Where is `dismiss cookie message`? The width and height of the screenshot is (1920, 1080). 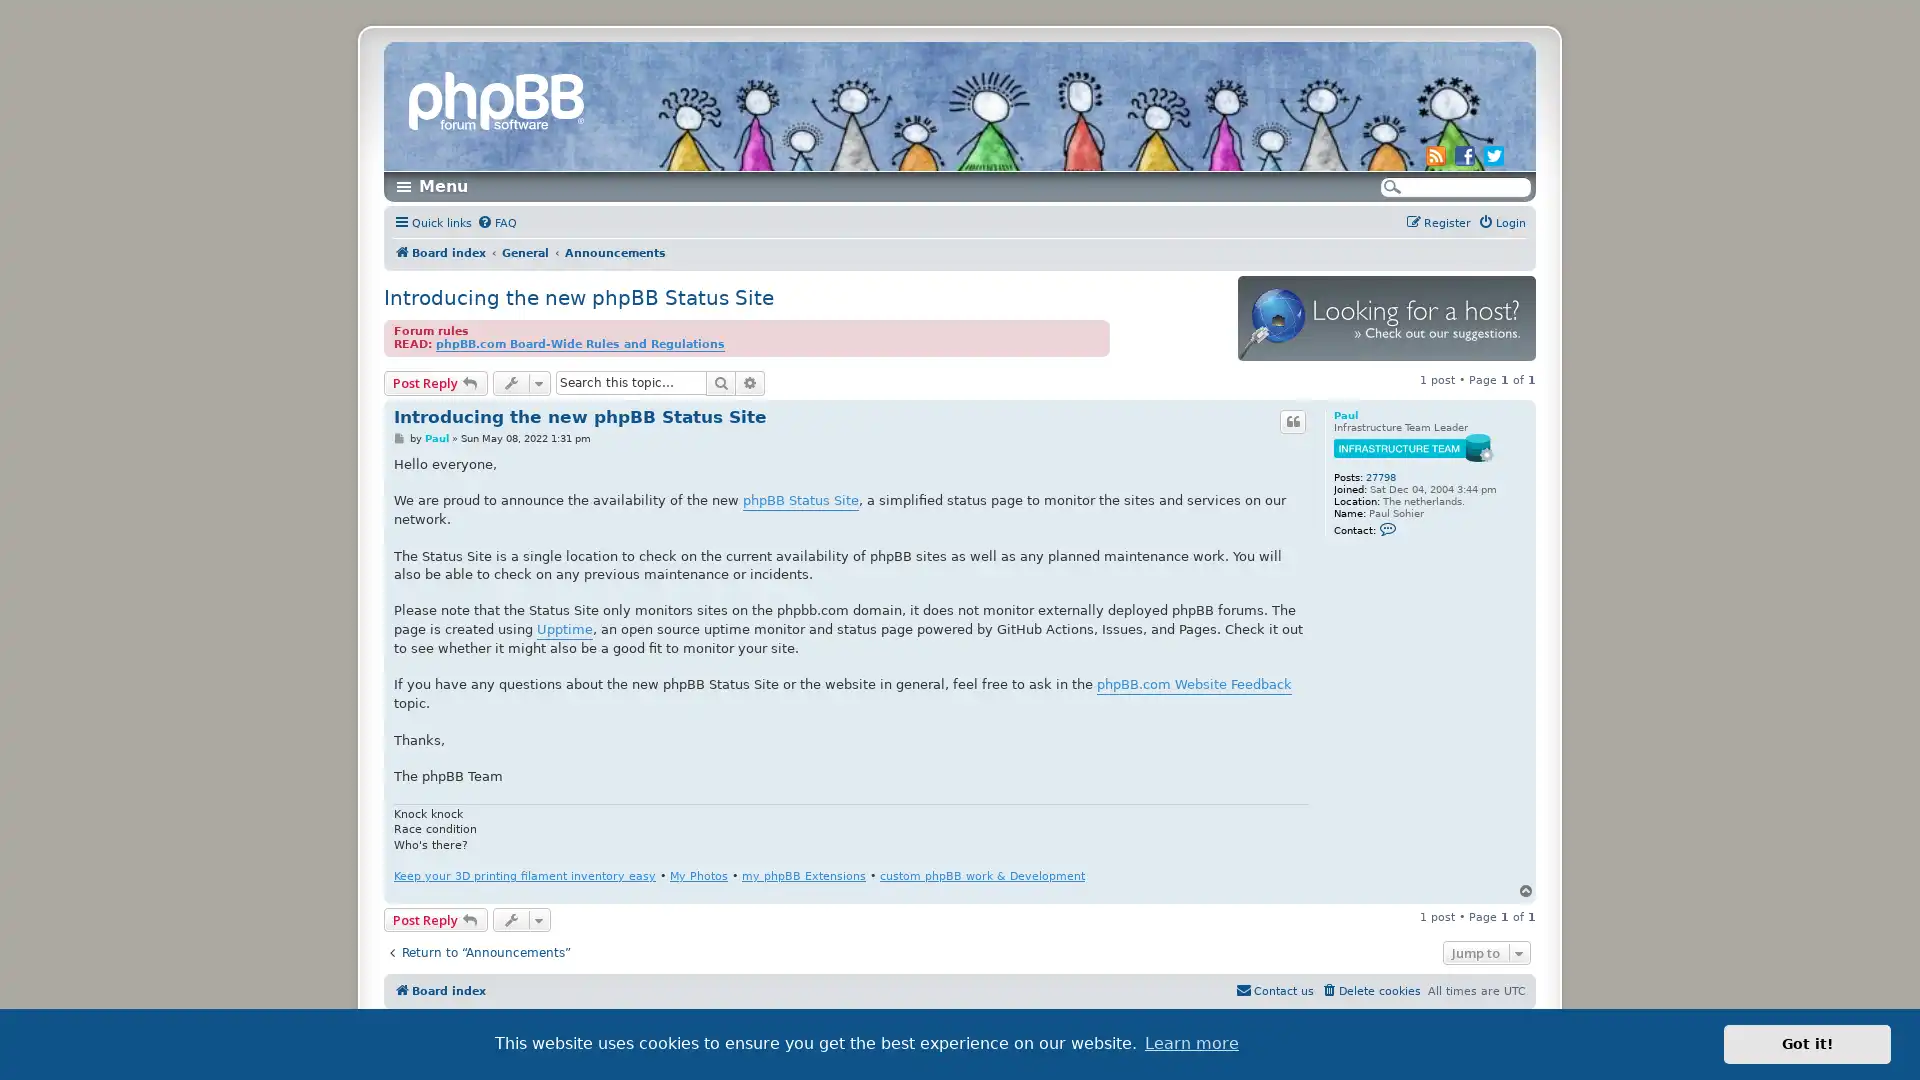
dismiss cookie message is located at coordinates (1807, 1043).